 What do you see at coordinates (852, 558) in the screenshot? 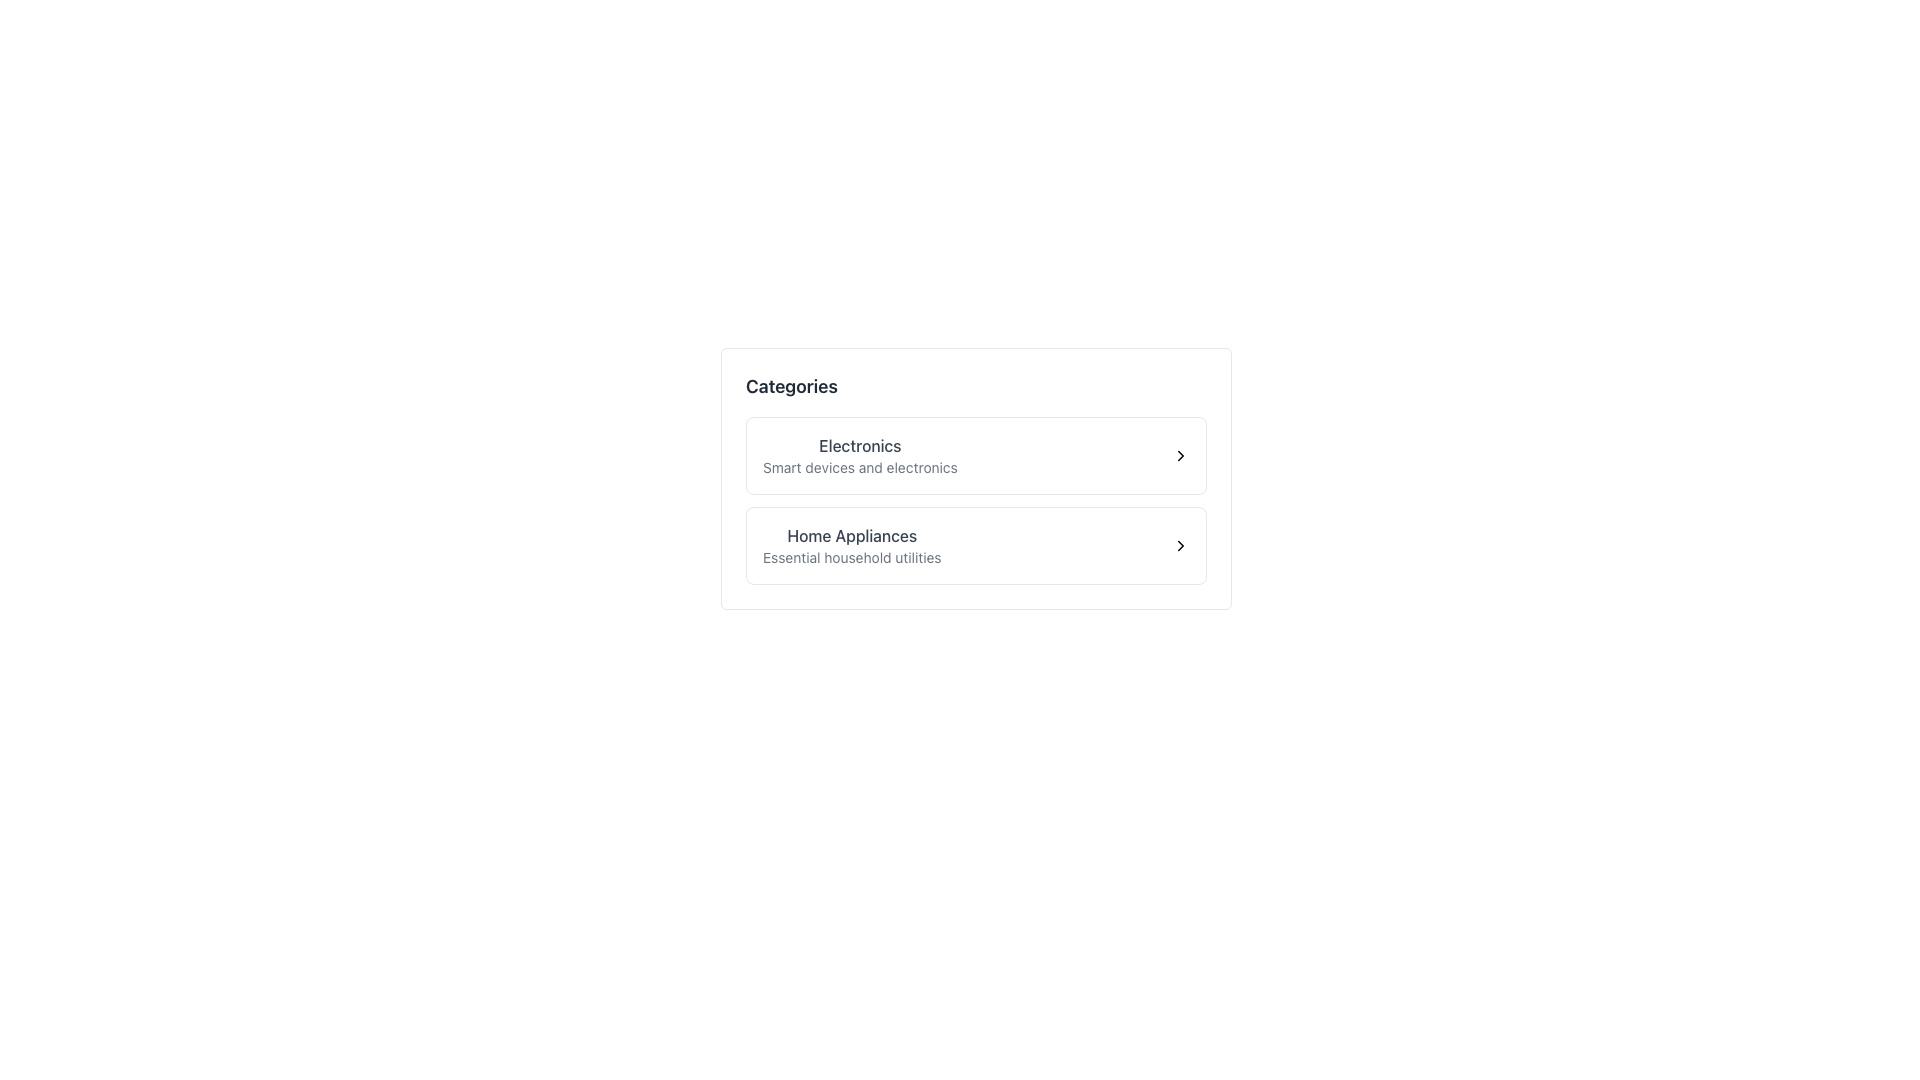
I see `the static text element that displays 'Essential household utilities', which is a descriptive subtitle located beneath the bold title 'Home Appliances' in the second list item of the category block` at bounding box center [852, 558].